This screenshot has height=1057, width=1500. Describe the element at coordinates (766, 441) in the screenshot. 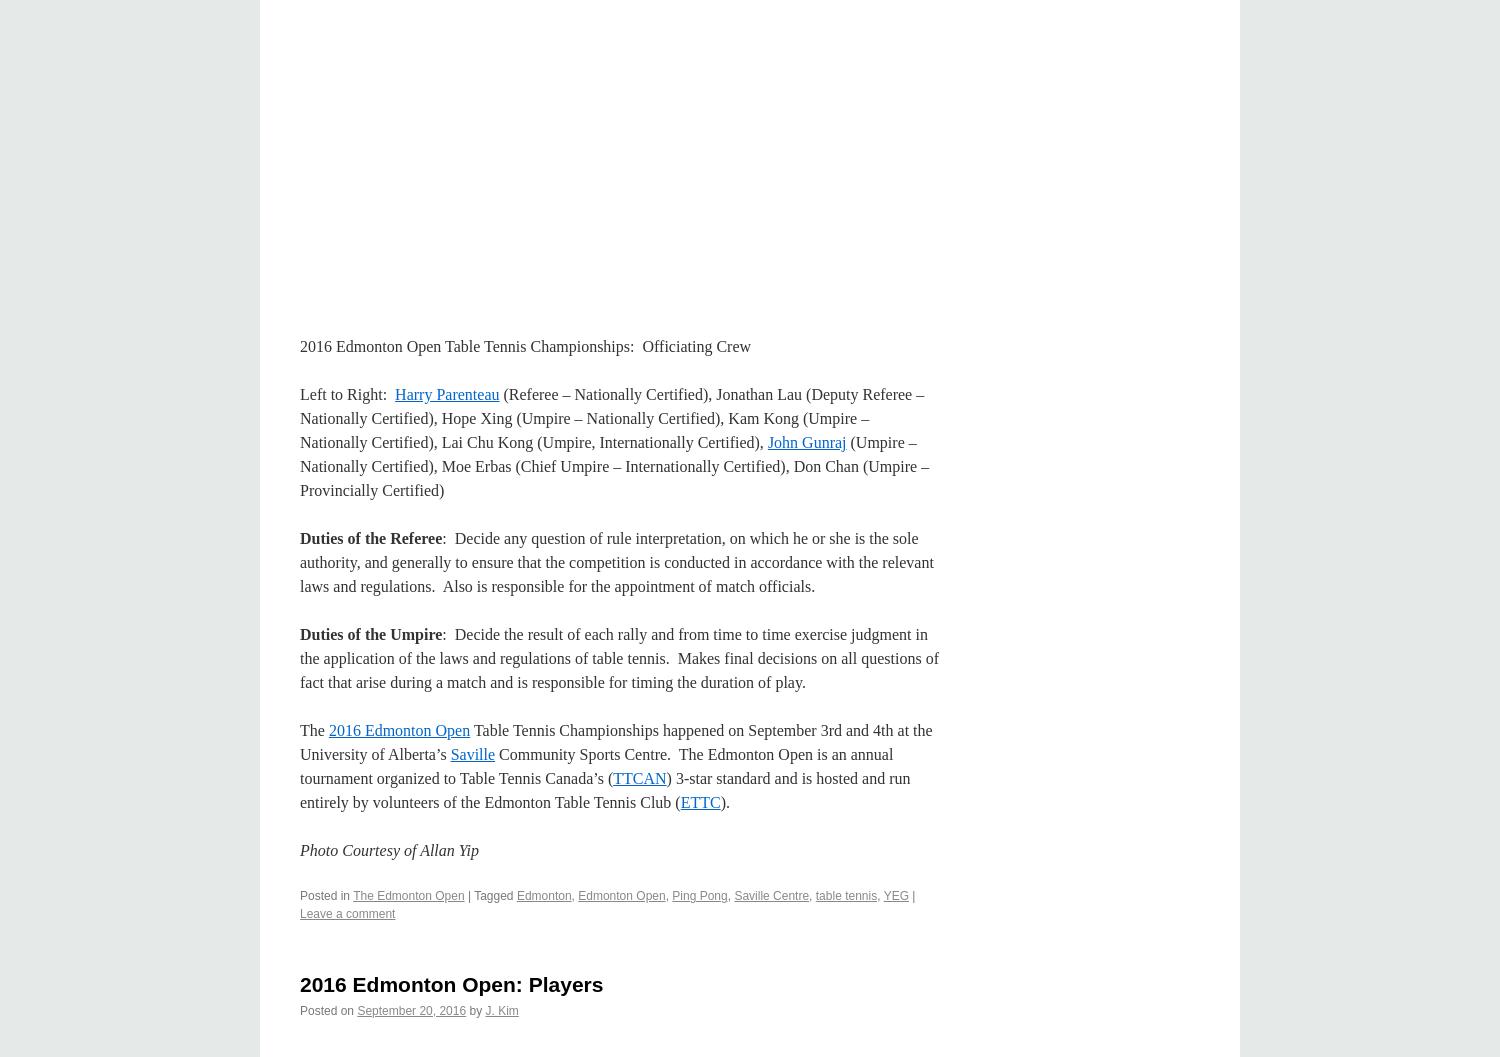

I see `'John Gunraj'` at that location.